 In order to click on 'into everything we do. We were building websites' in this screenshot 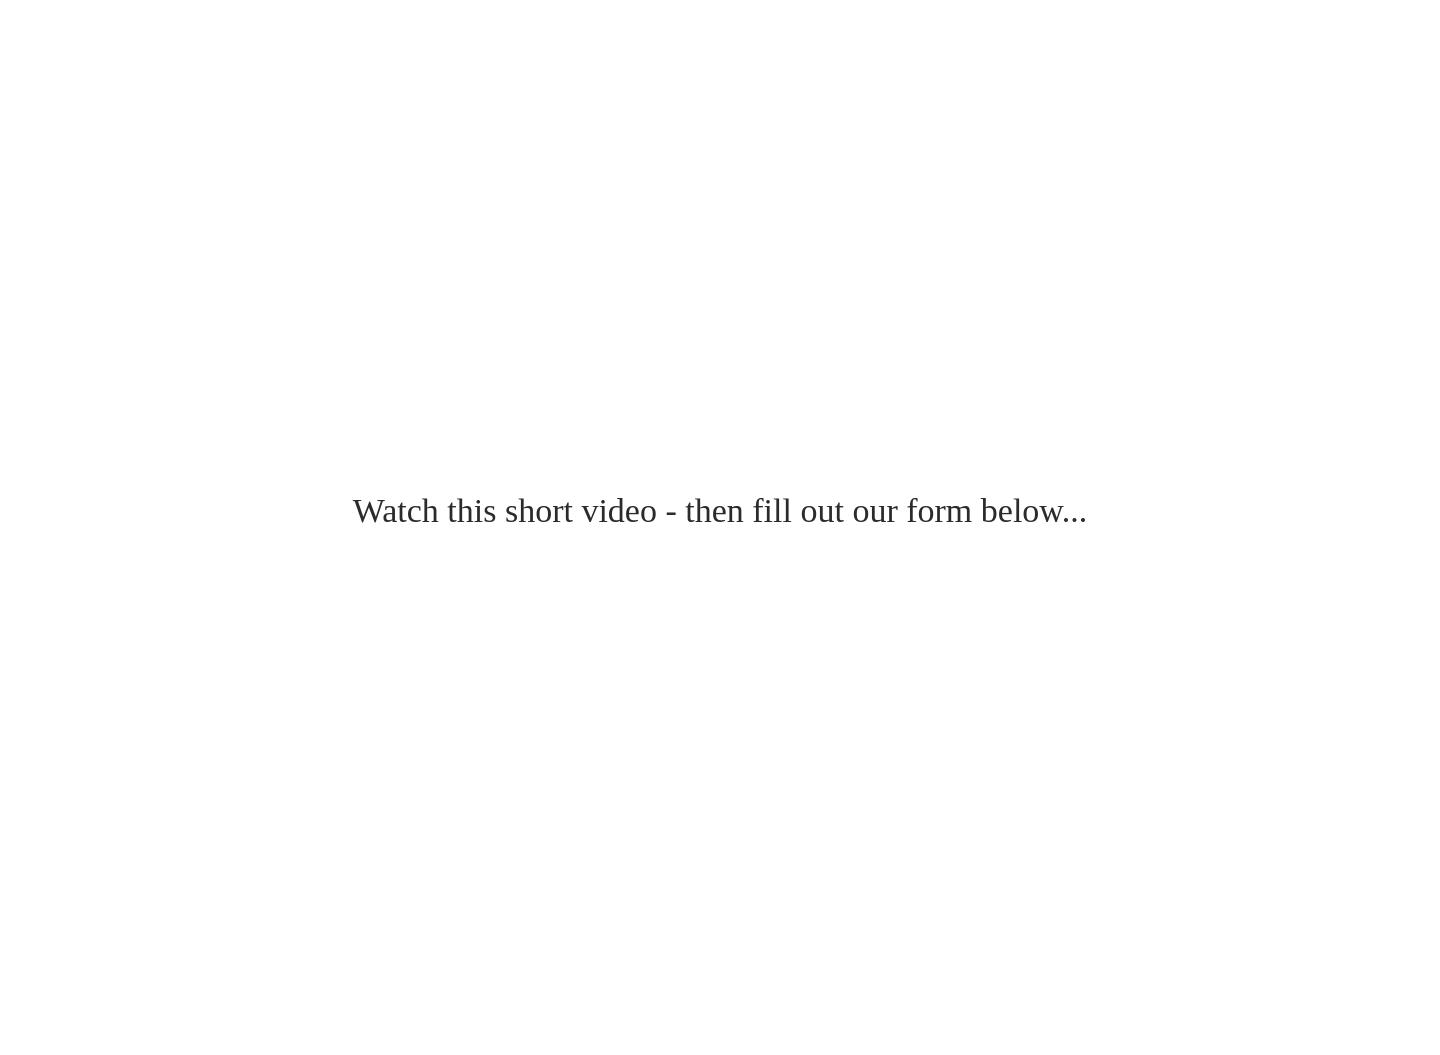, I will do `click(240, 99)`.